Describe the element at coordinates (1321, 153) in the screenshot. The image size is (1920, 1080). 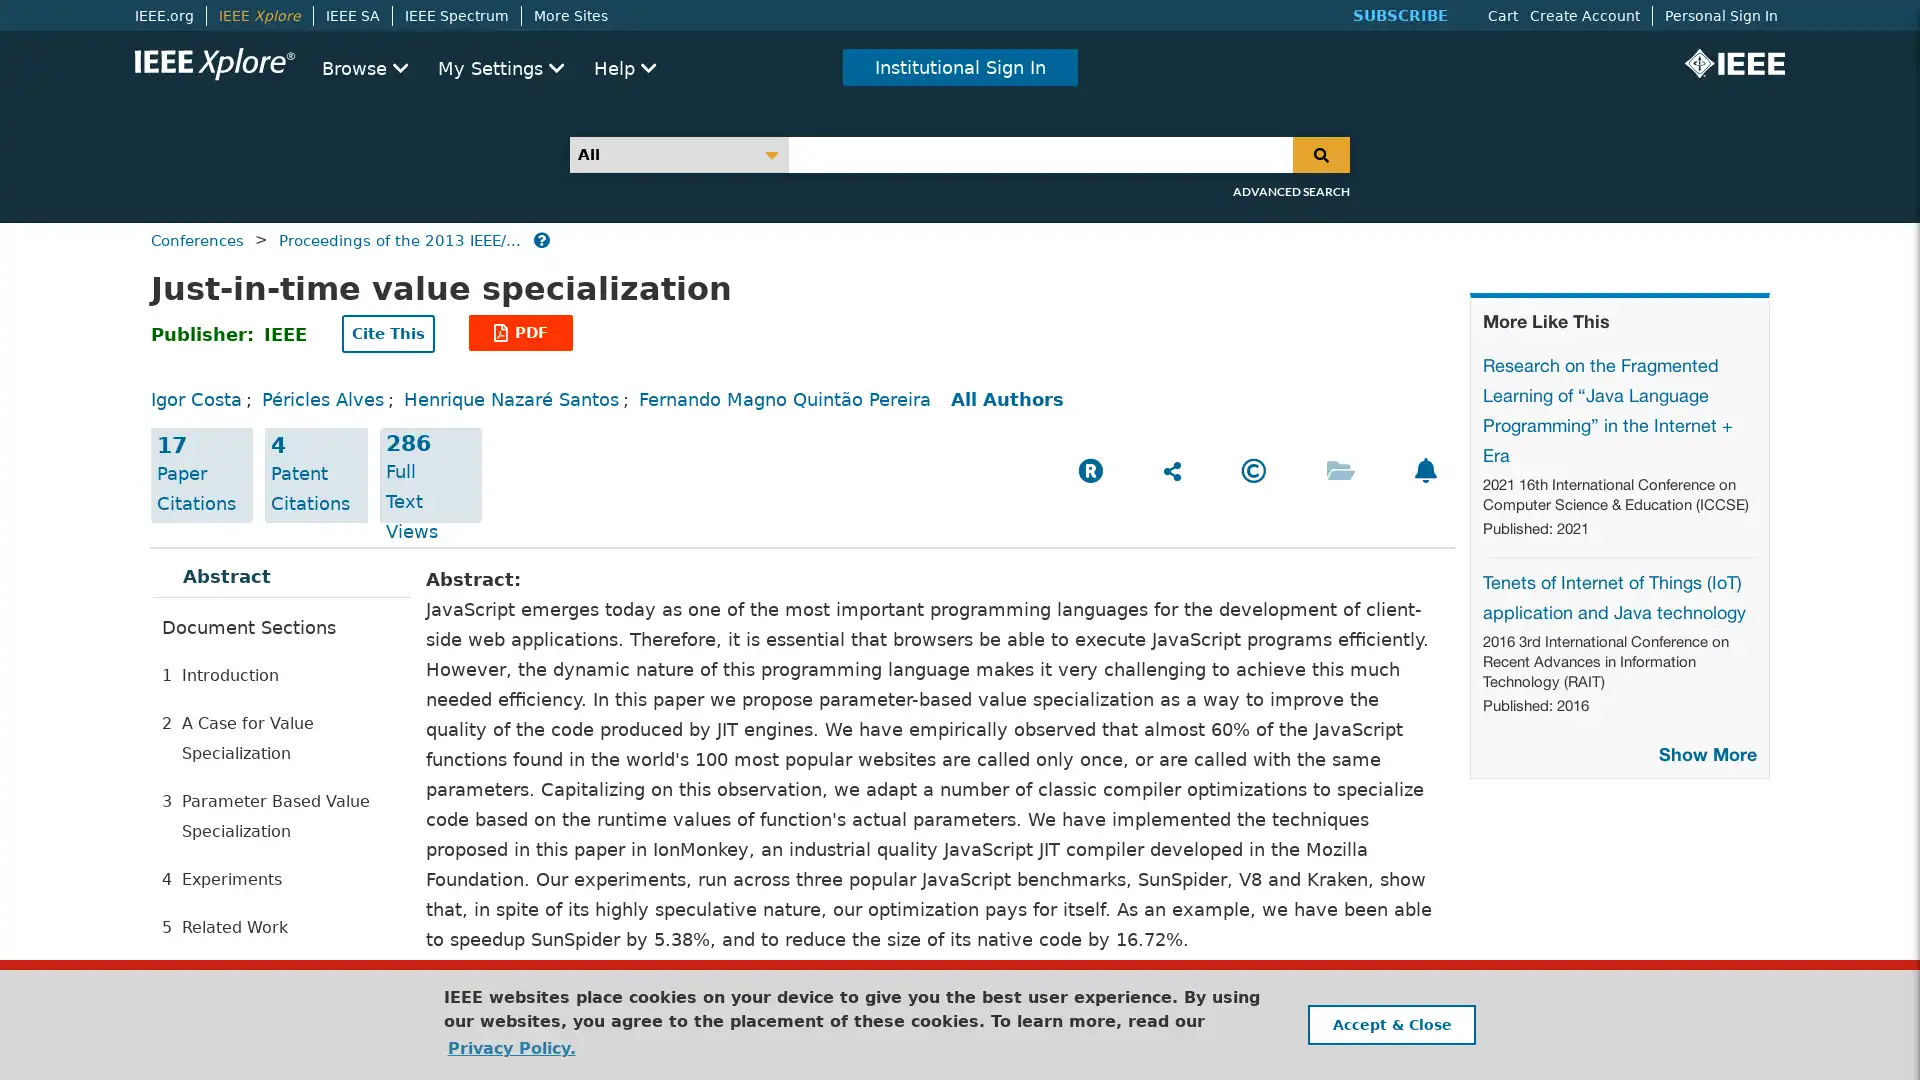
I see `Search` at that location.